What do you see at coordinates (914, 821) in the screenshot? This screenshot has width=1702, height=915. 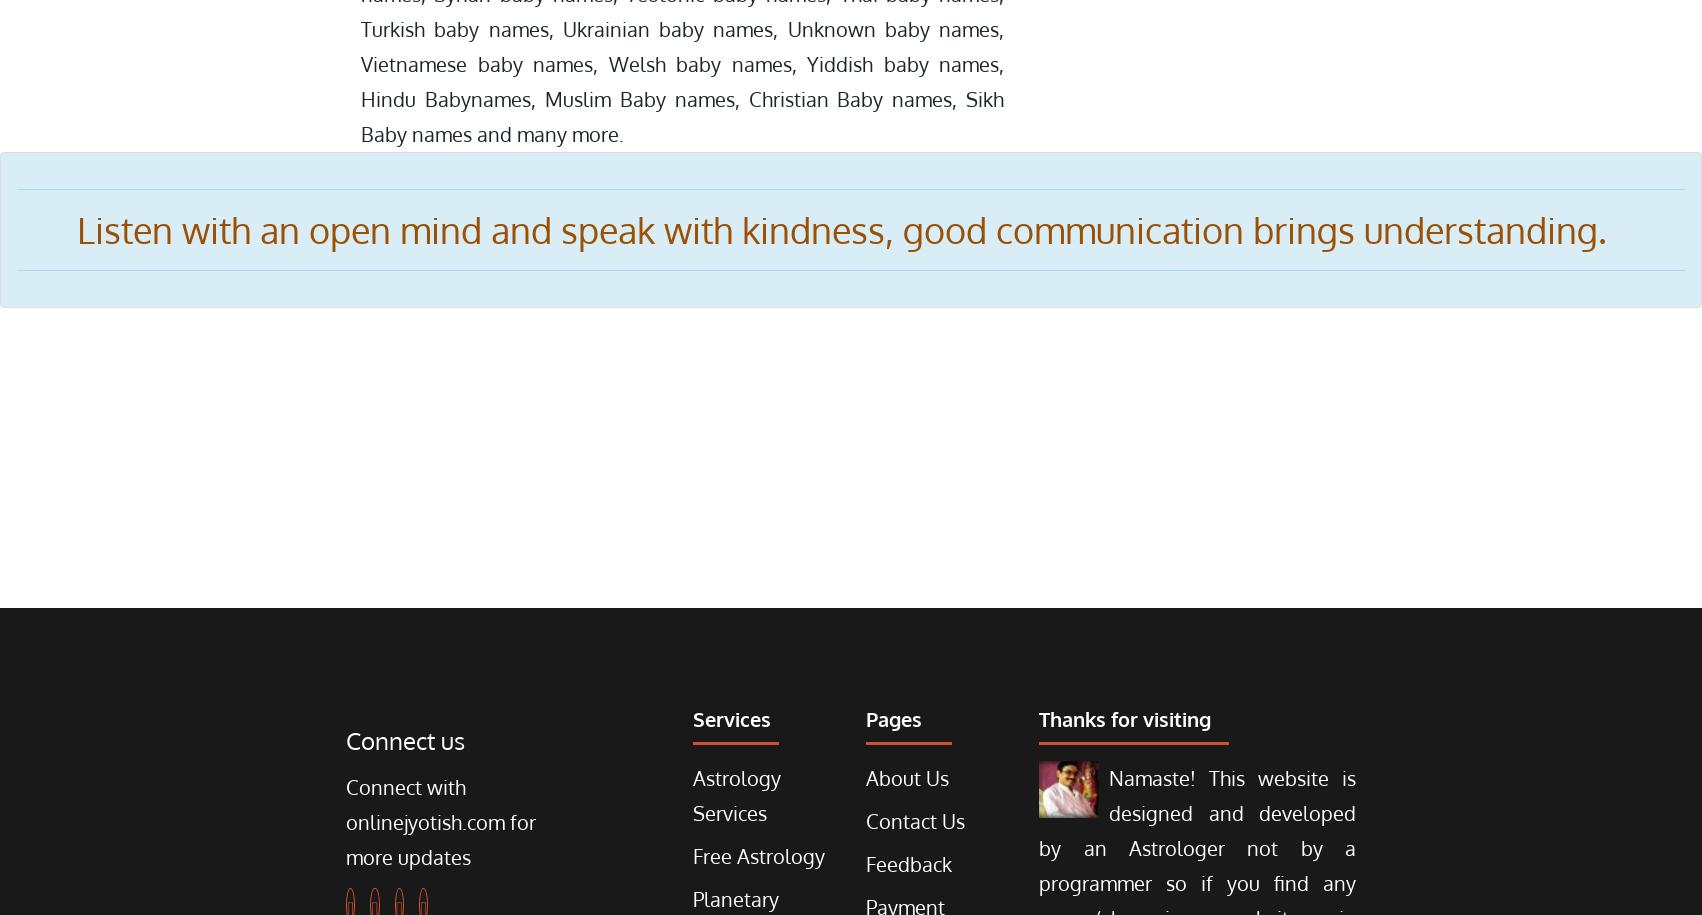 I see `'Contact Us'` at bounding box center [914, 821].